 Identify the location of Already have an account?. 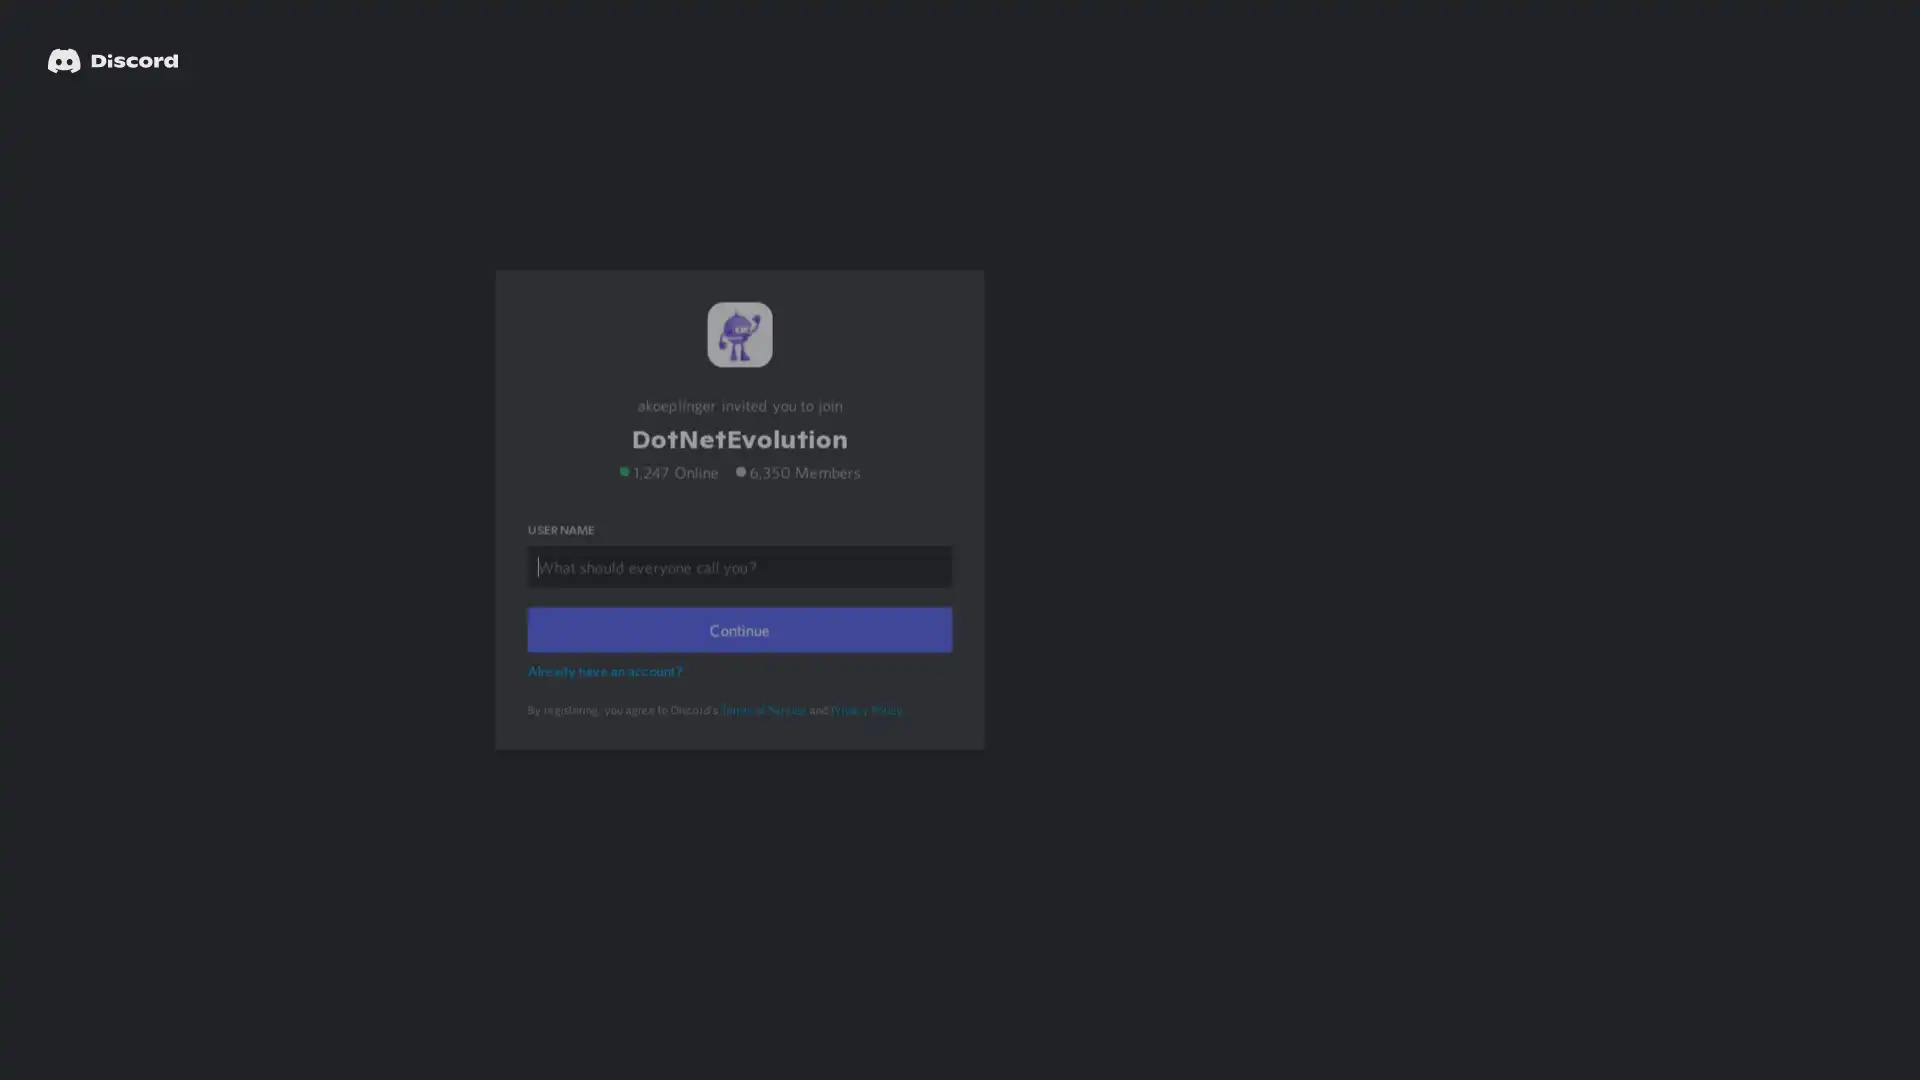
(607, 696).